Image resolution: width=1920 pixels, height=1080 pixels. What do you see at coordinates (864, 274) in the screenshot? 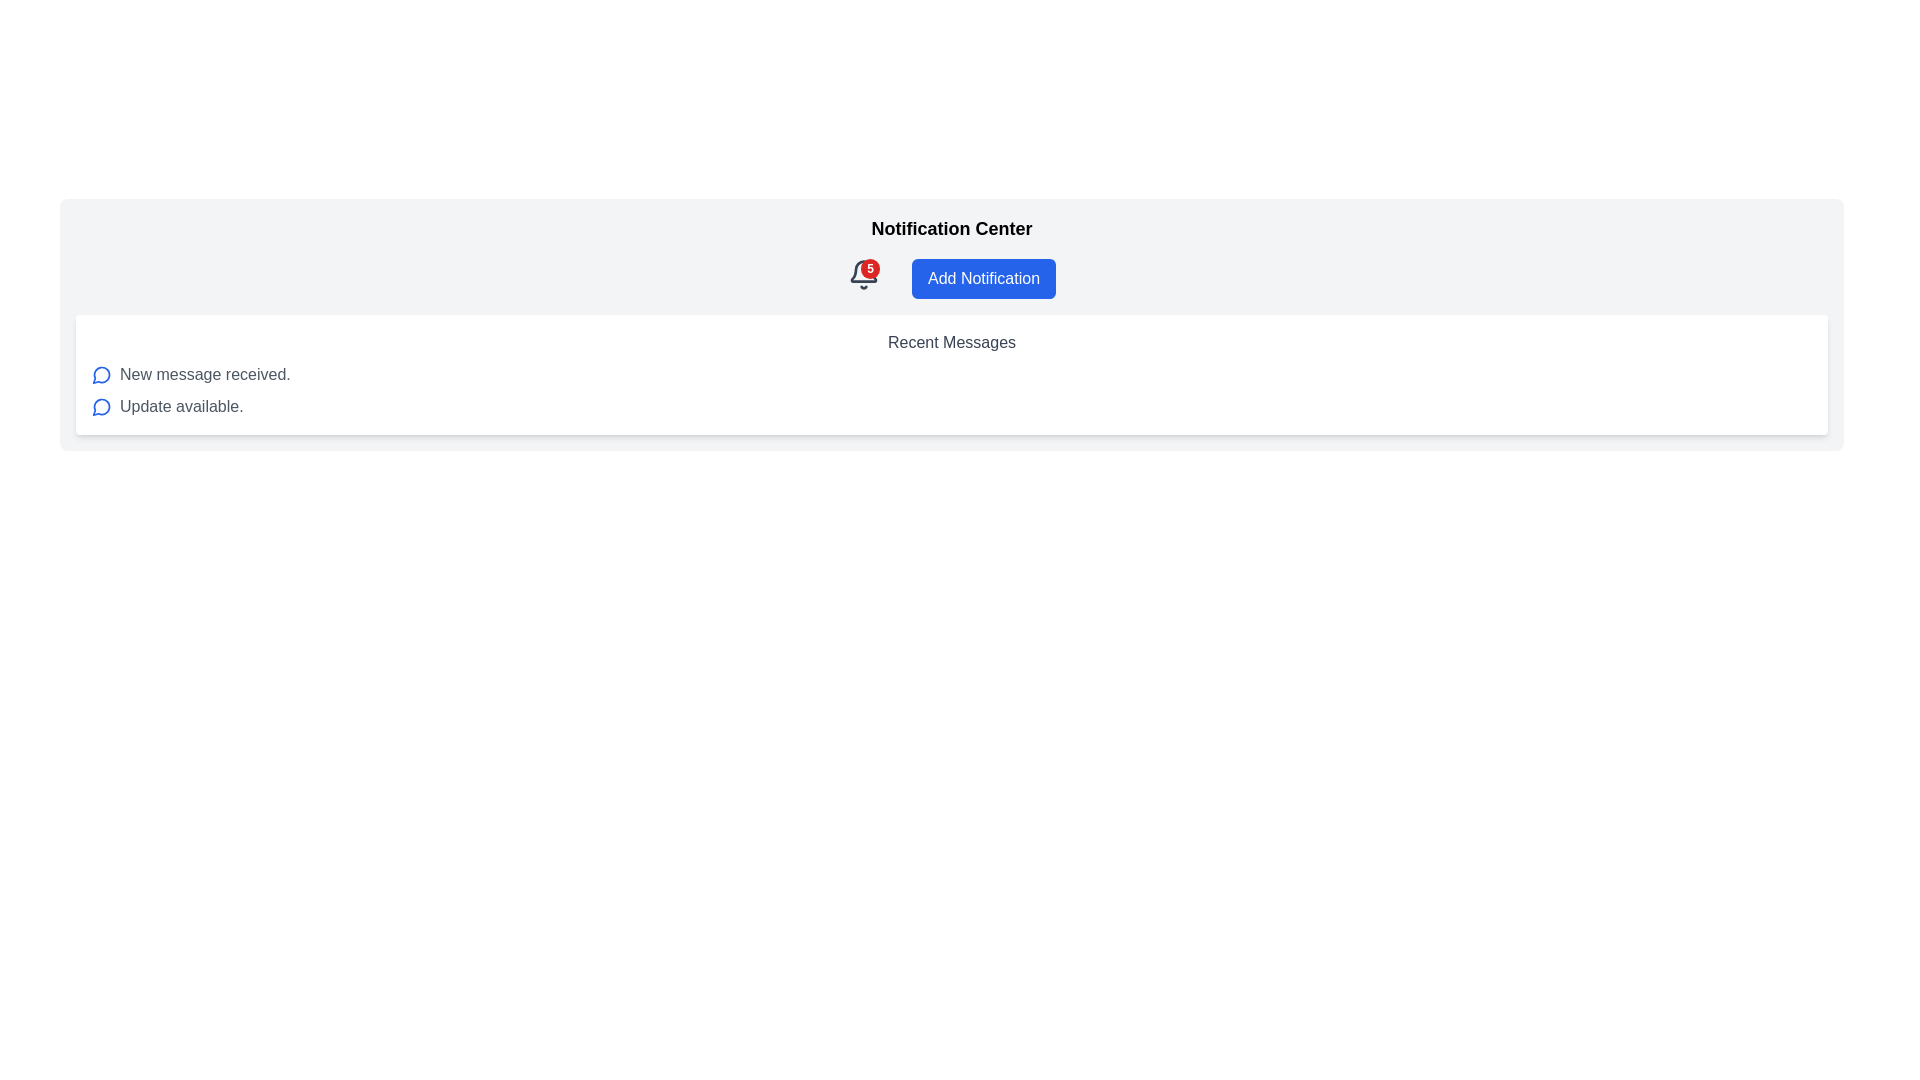
I see `the bell icon, which serves as a notification indicator` at bounding box center [864, 274].